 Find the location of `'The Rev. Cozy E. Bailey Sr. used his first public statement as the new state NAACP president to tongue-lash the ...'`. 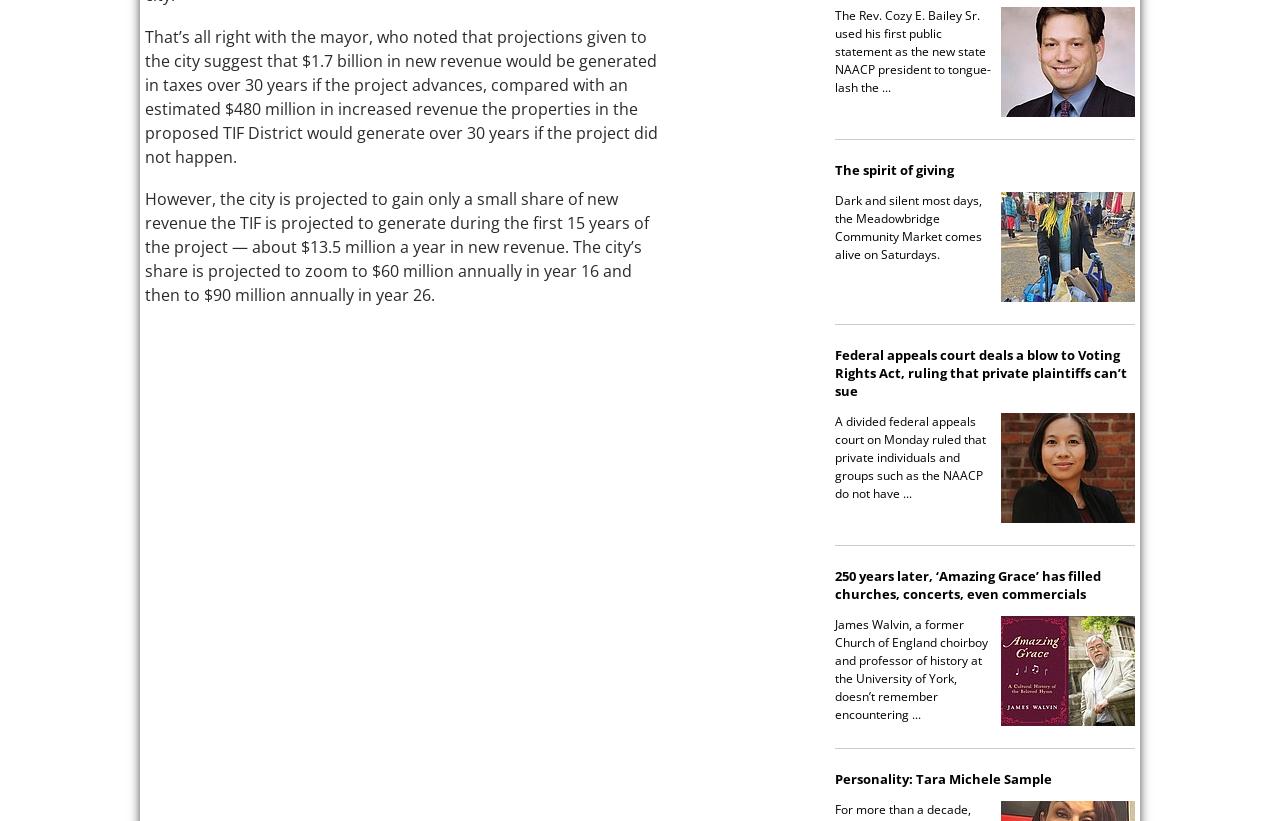

'The Rev. Cozy E. Bailey Sr. used his first public statement as the new state NAACP president to tongue-lash the ...' is located at coordinates (912, 50).